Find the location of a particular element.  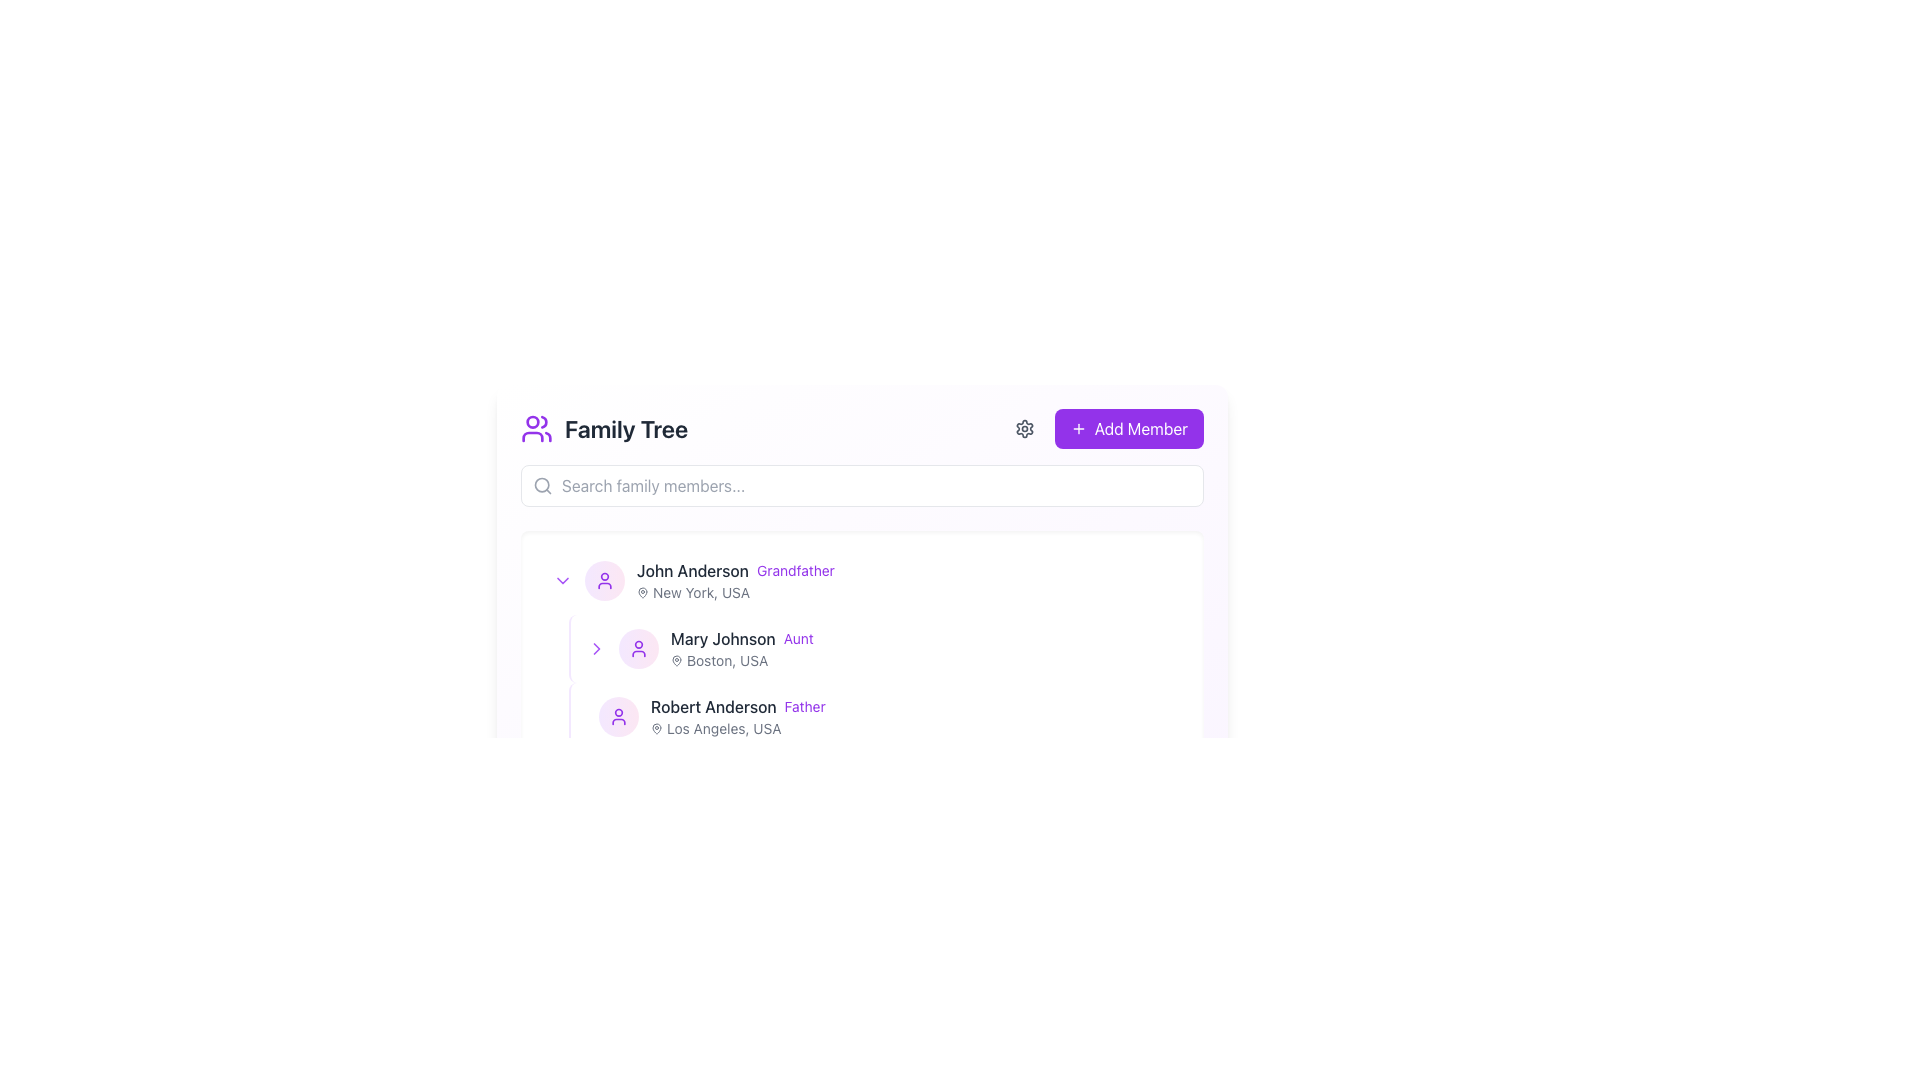

the card element representing 'Robert Anderson', the Father located in Los Angeles, USA is located at coordinates (878, 716).